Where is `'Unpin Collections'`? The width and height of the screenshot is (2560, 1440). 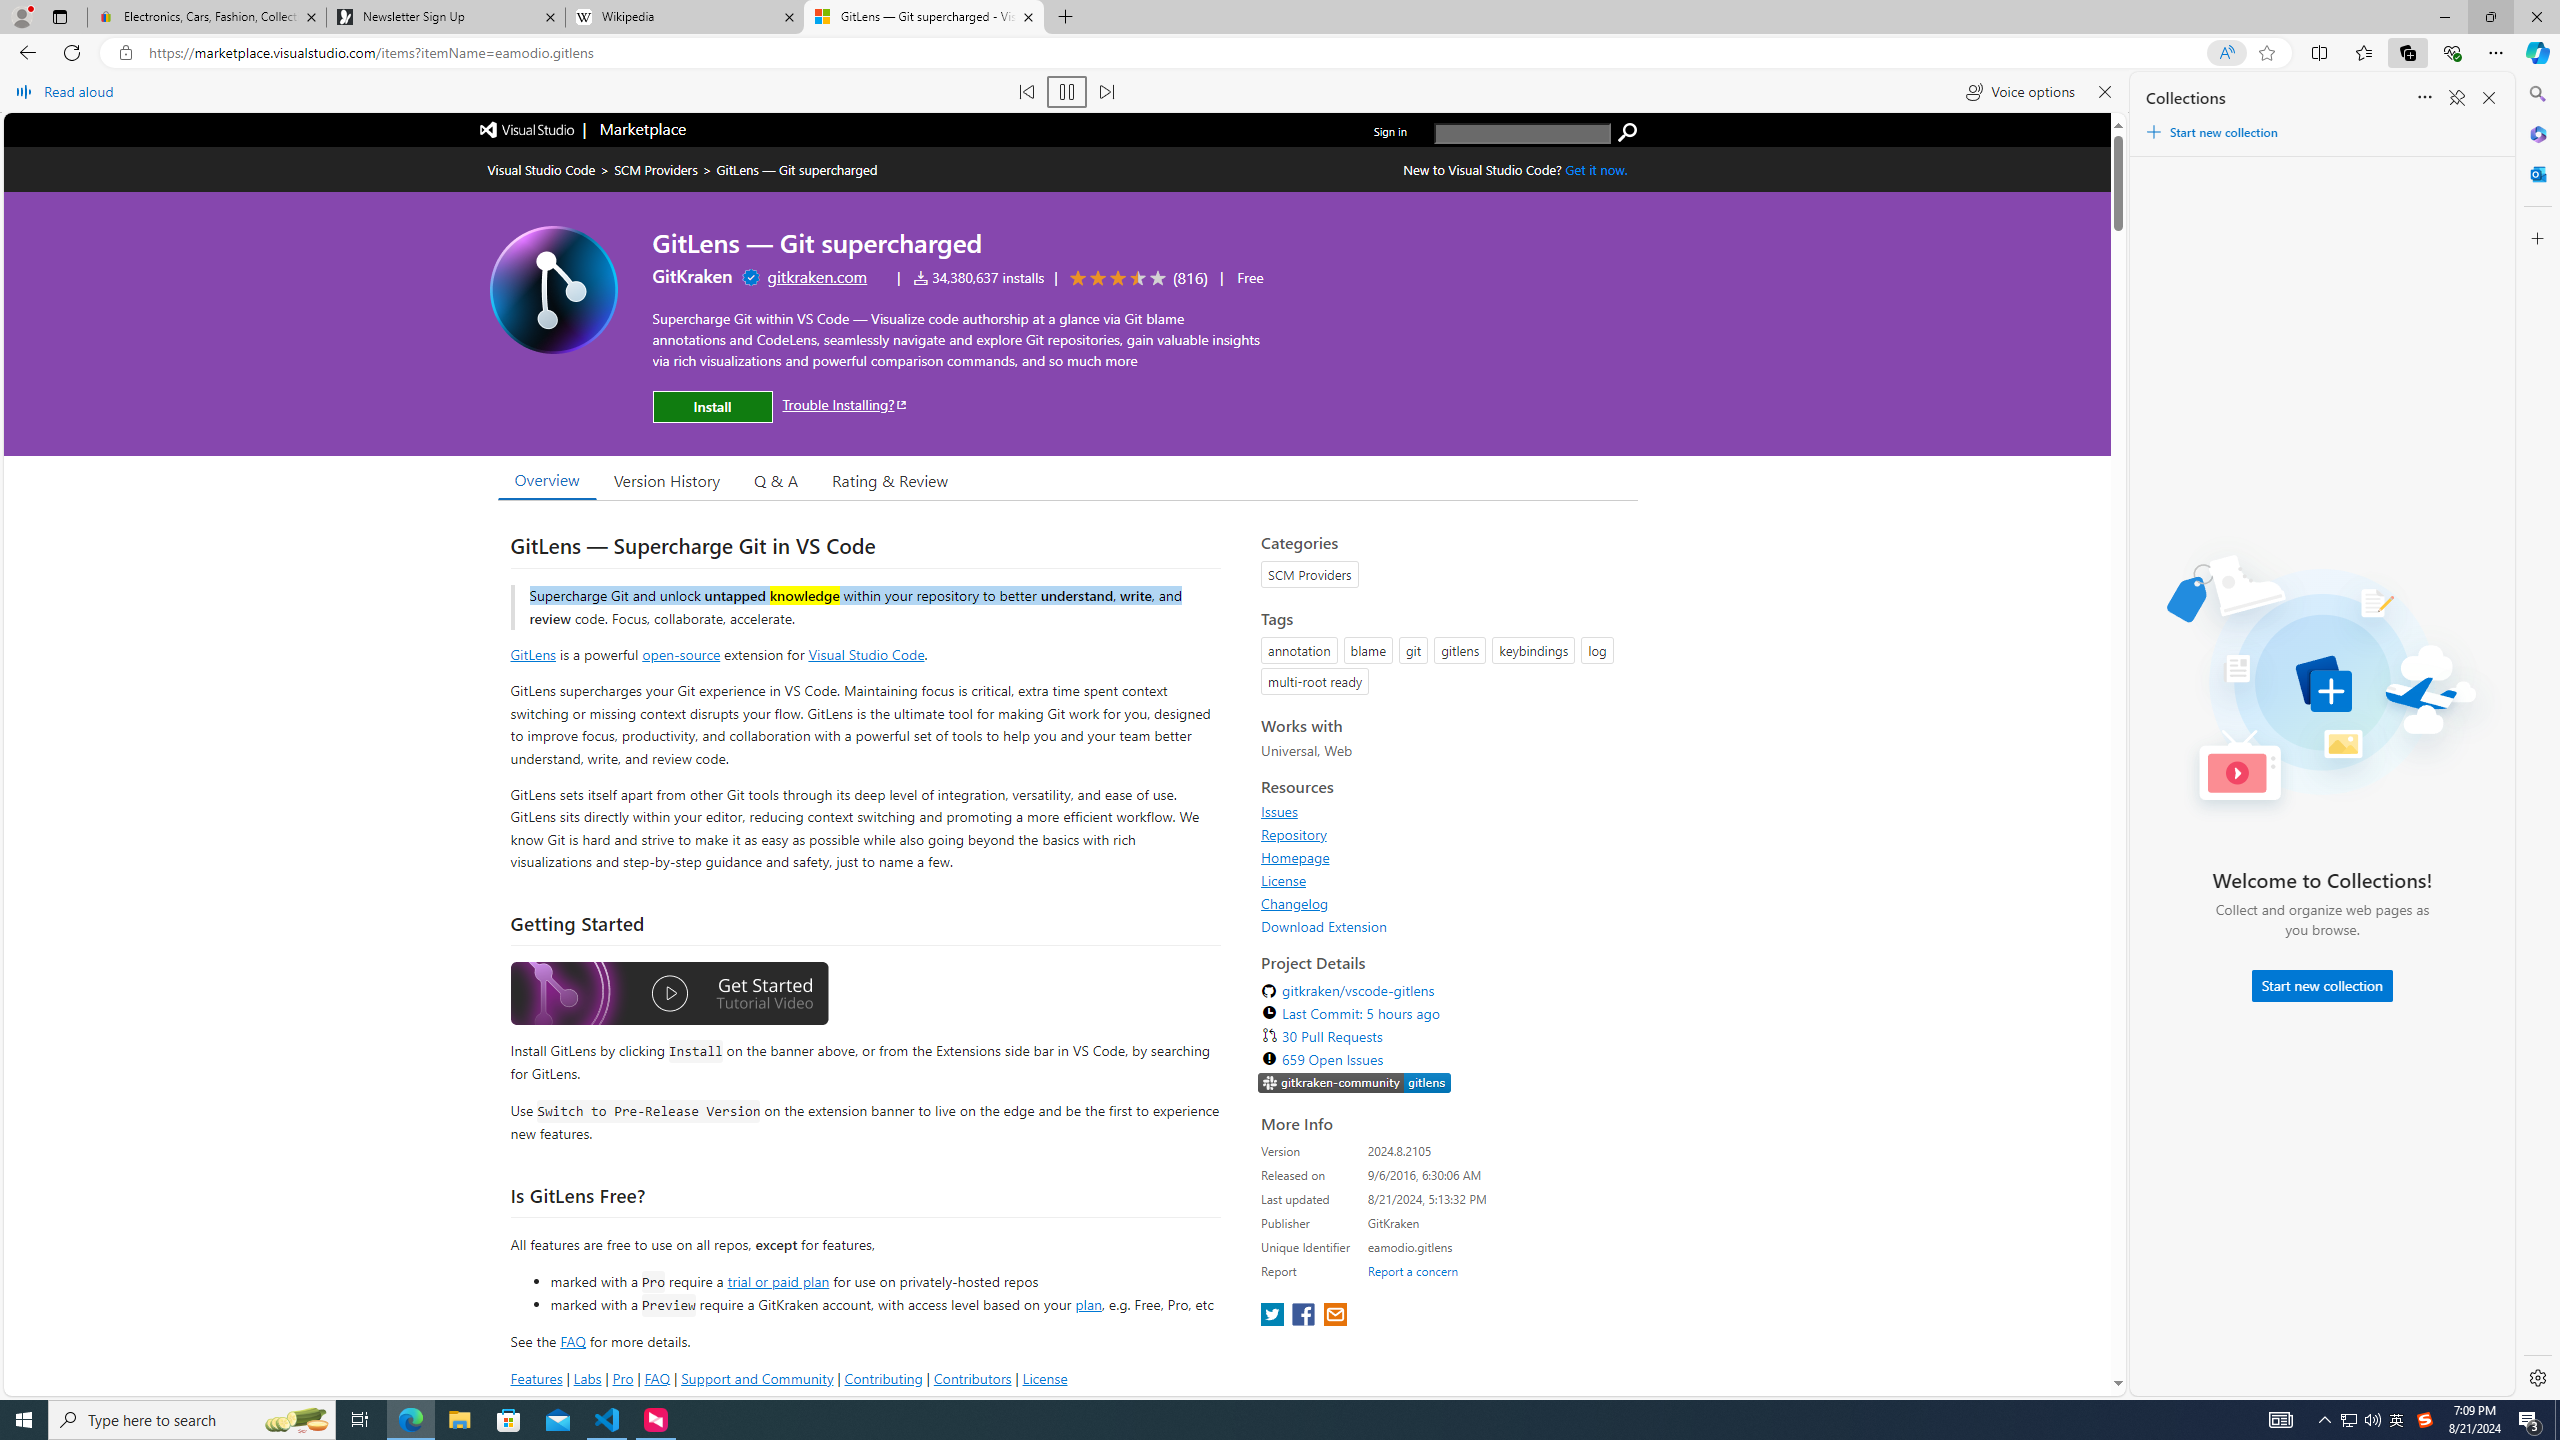 'Unpin Collections' is located at coordinates (2455, 96).